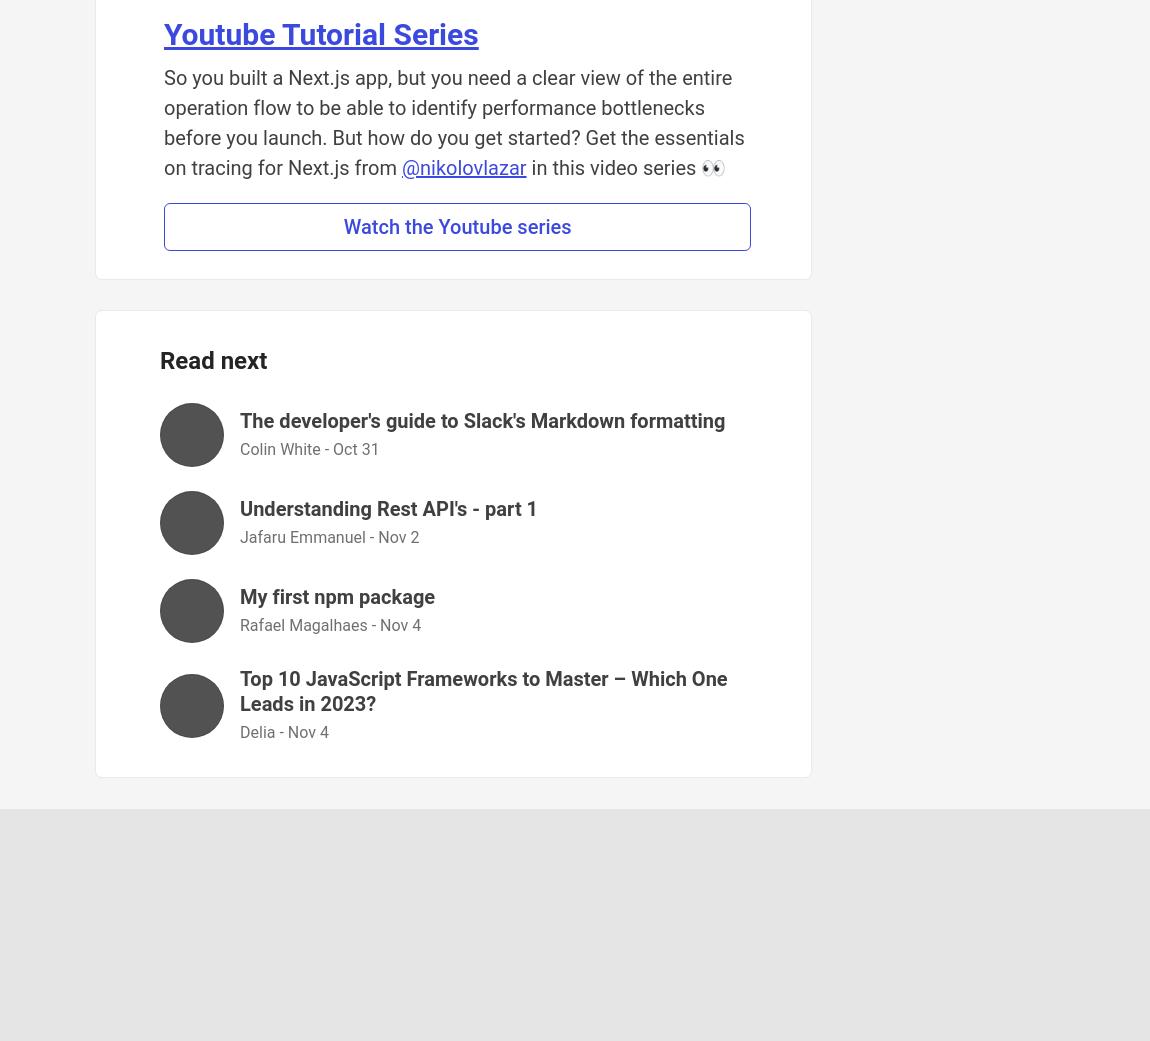  Describe the element at coordinates (643, 958) in the screenshot. I see `'DEV'` at that location.